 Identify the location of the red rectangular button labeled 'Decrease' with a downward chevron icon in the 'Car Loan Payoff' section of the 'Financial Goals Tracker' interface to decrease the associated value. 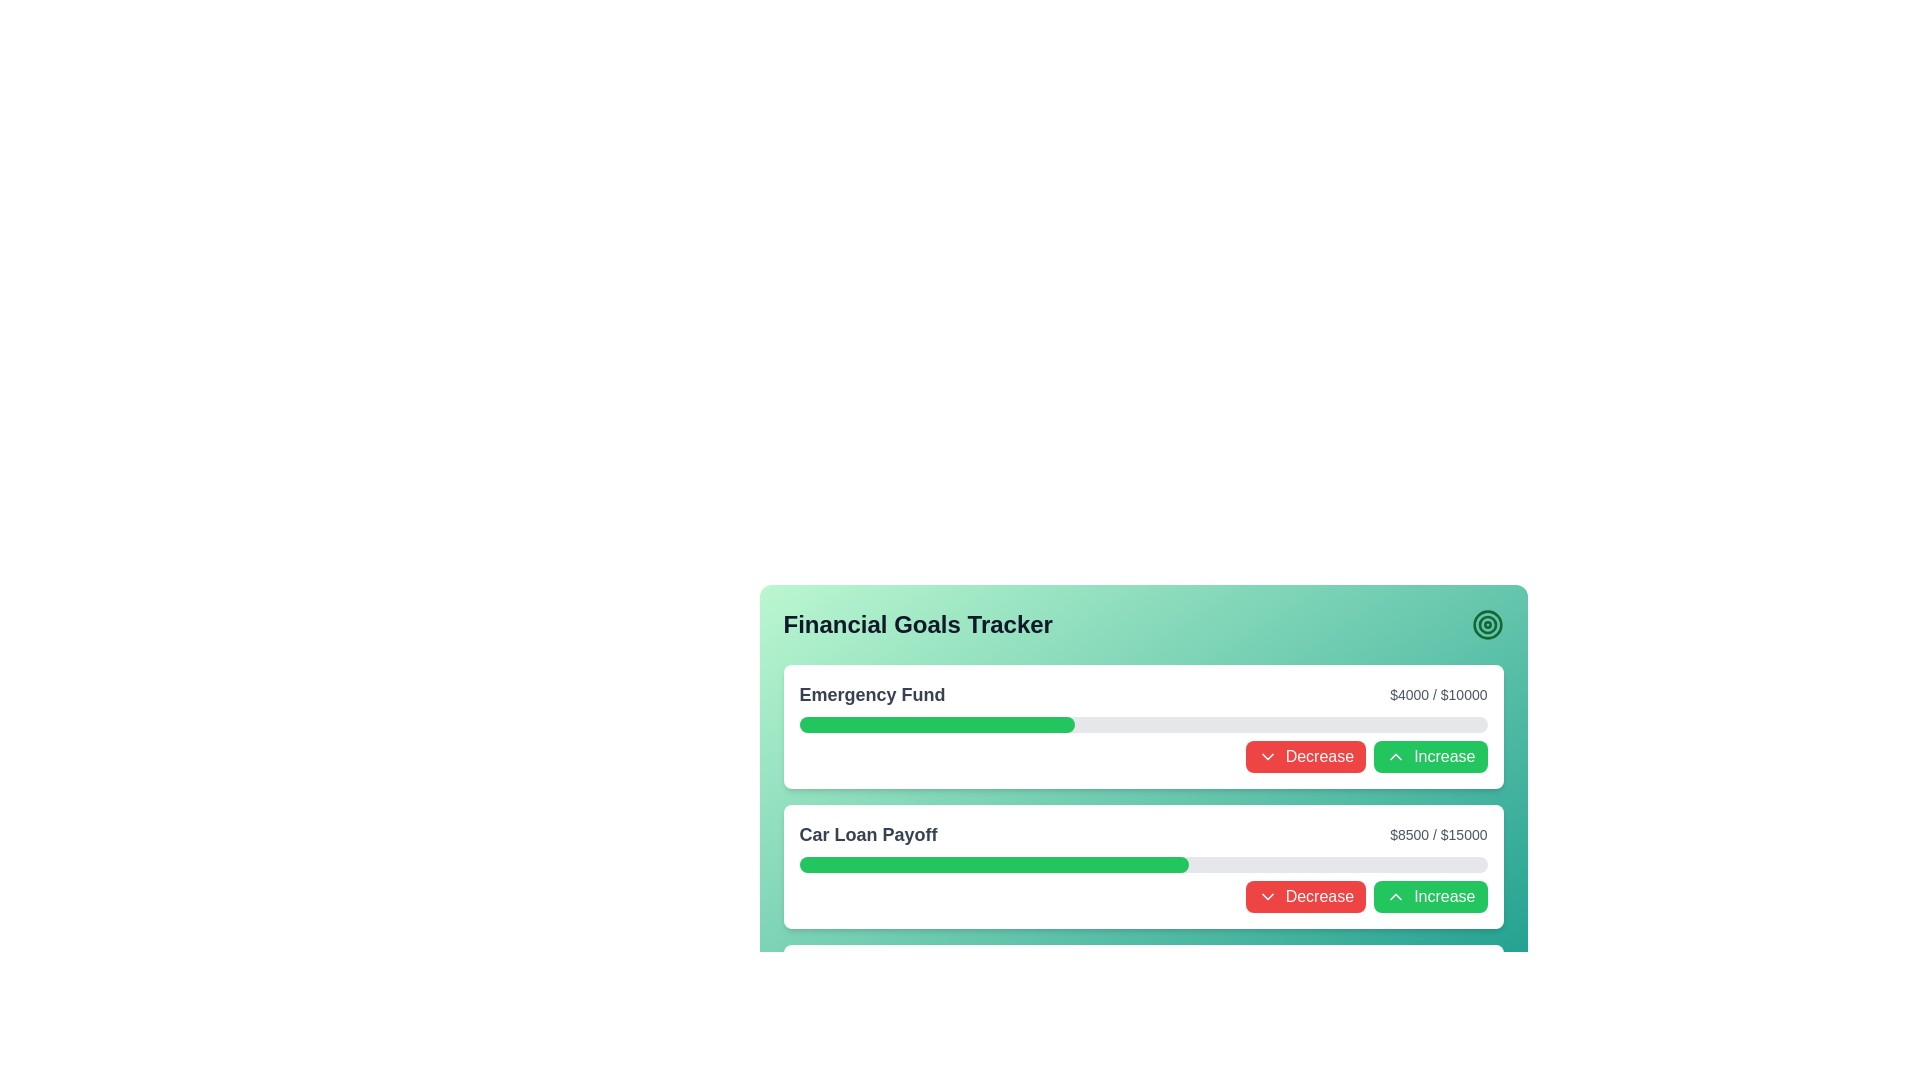
(1305, 896).